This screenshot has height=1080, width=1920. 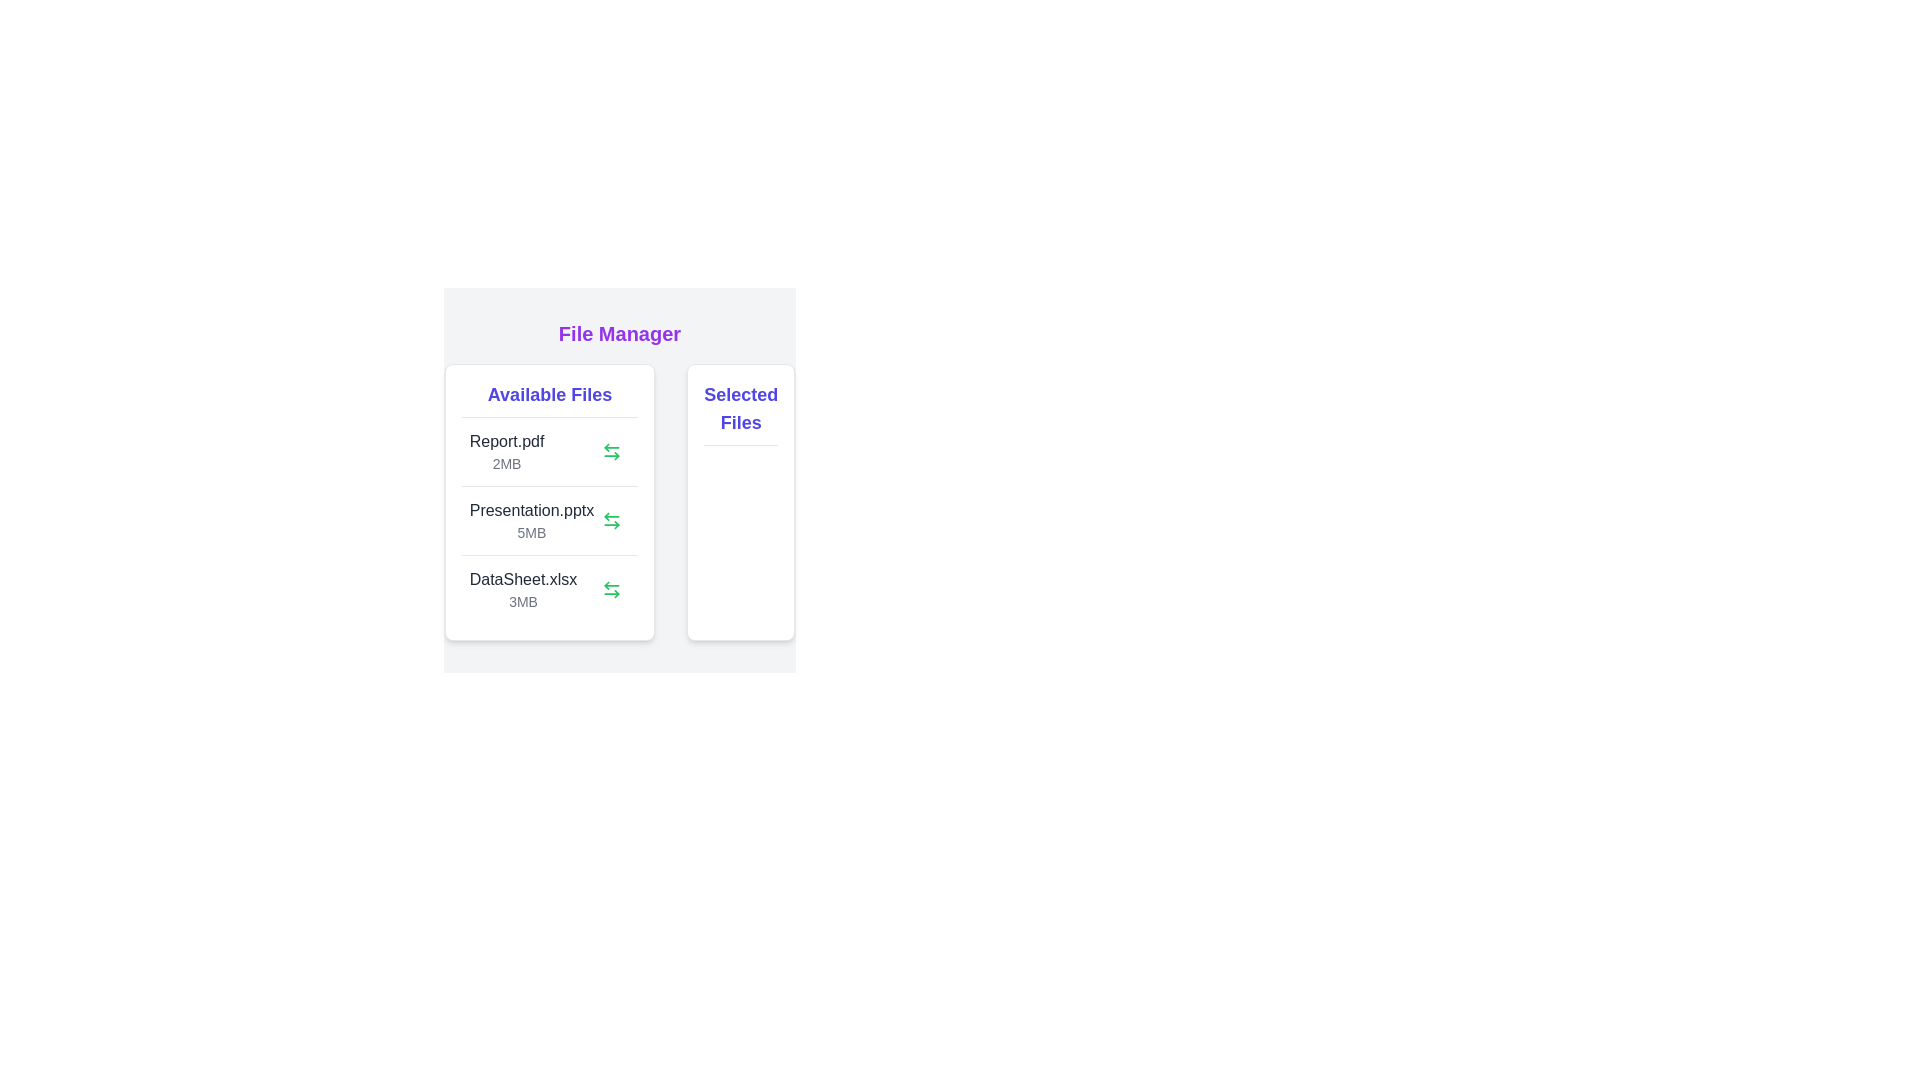 I want to click on the static text label displaying 'Report.pdf', so click(x=507, y=441).